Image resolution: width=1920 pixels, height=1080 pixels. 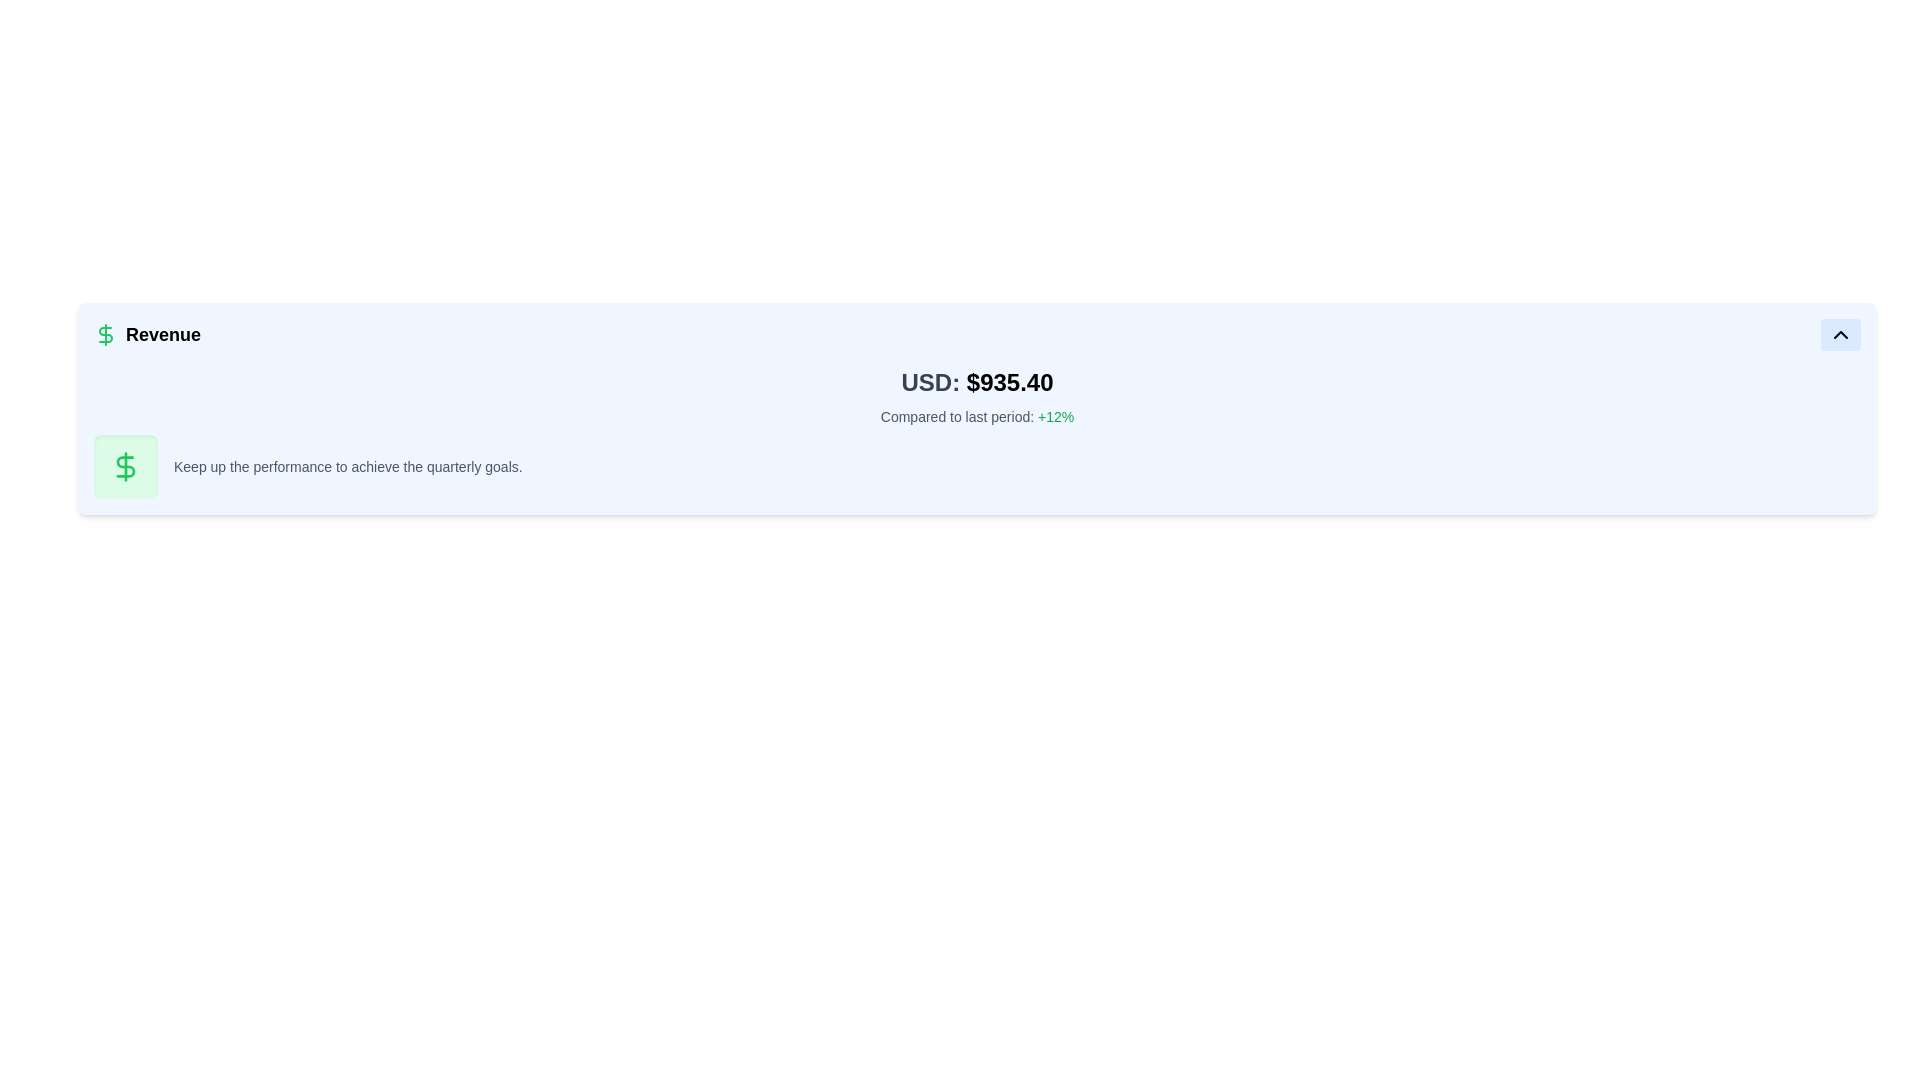 What do you see at coordinates (929, 382) in the screenshot?
I see `the currency indicator label that specifies the value is in United States Dollars (USD), located to the left of the numerical value '$935.40'` at bounding box center [929, 382].